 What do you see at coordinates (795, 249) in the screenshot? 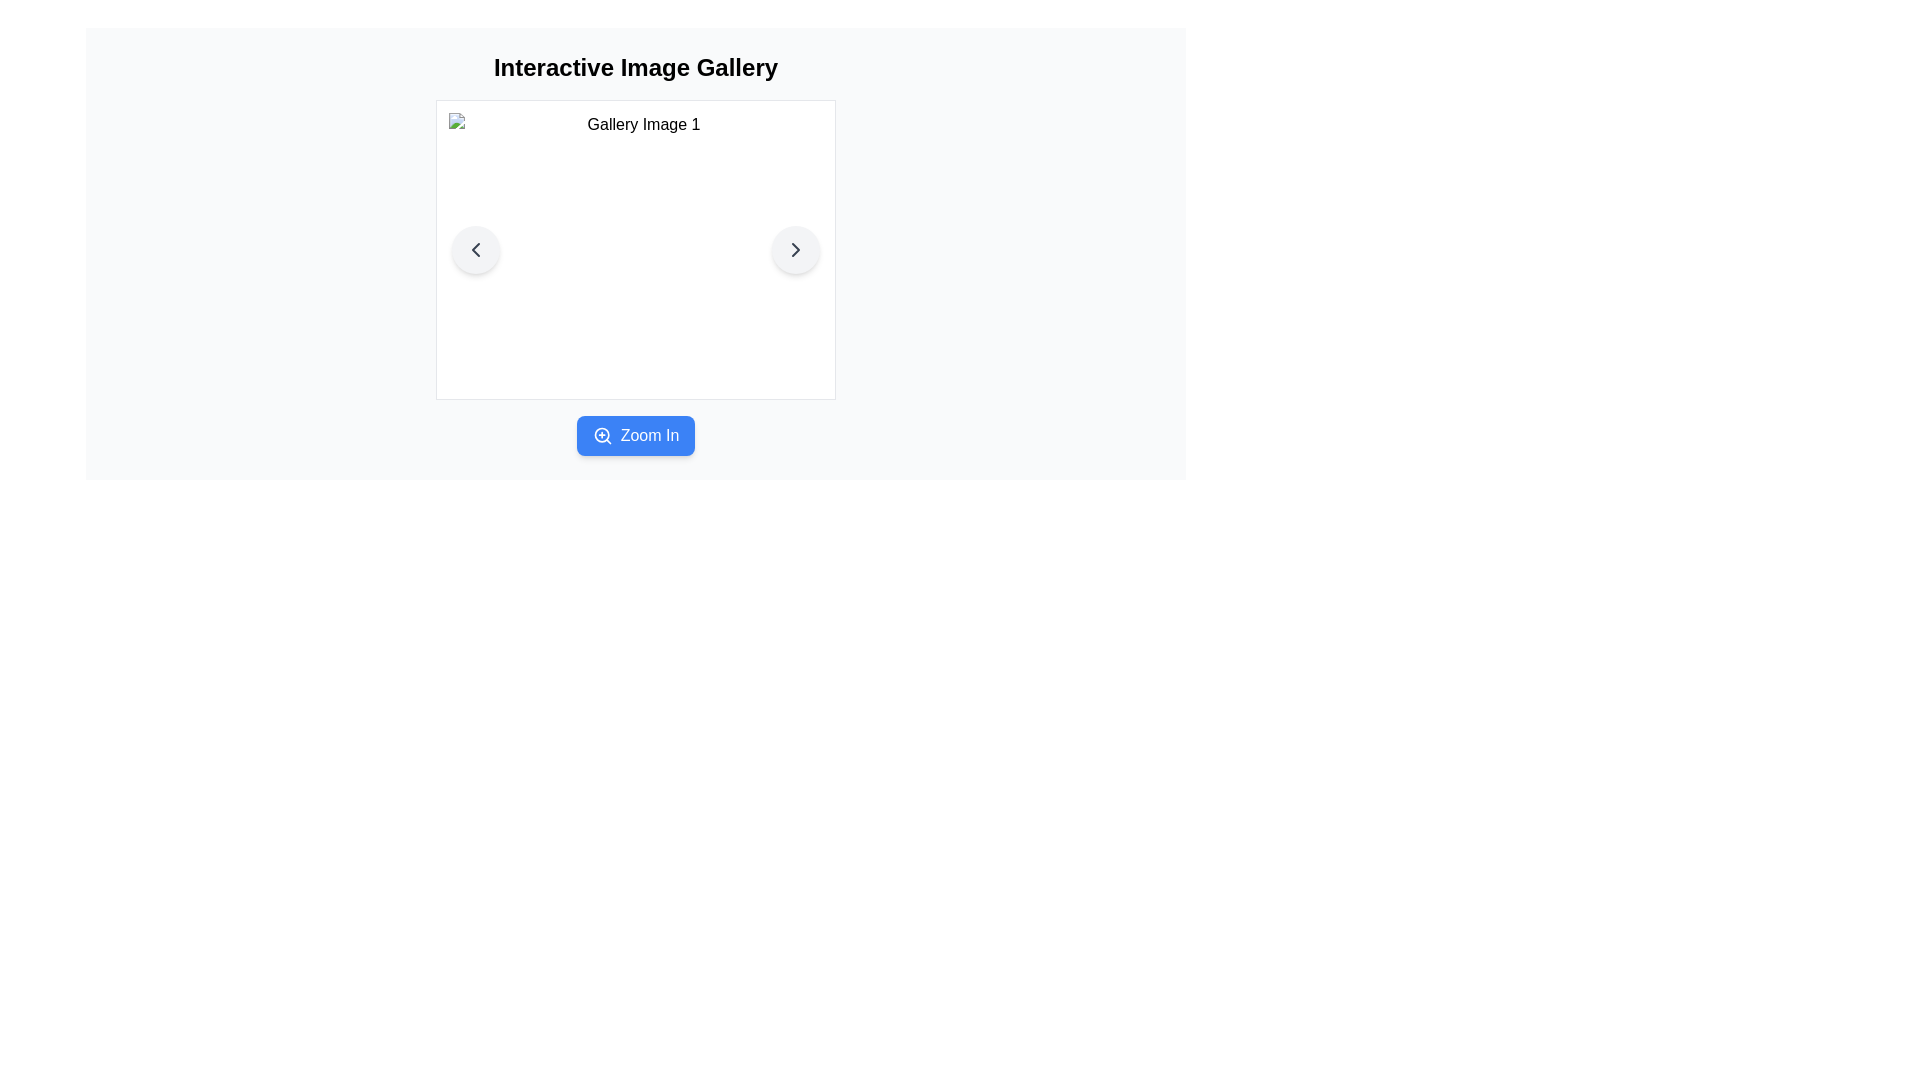
I see `the Right navigation chevron icon located within the circular button at the top-right corner of the gallery interface` at bounding box center [795, 249].